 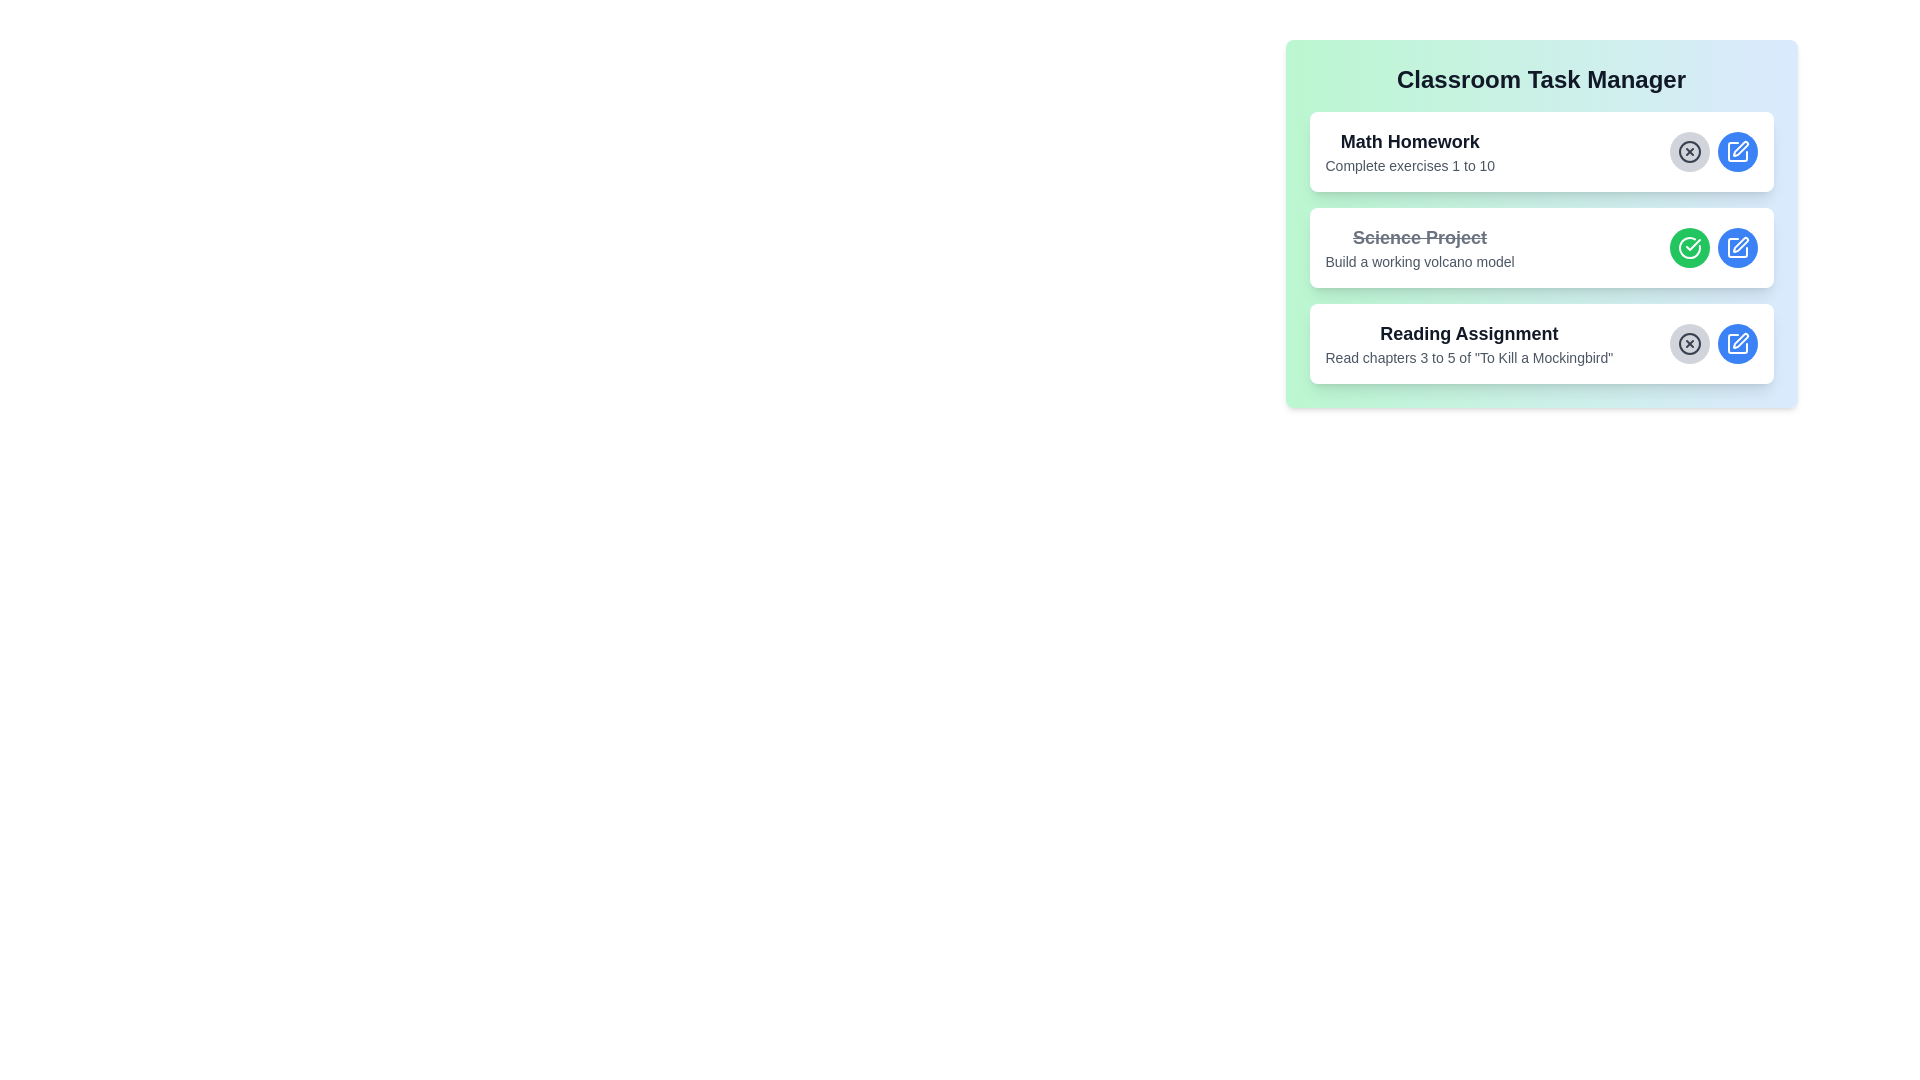 What do you see at coordinates (1736, 342) in the screenshot?
I see `edit button for the task with the title Reading Assignment` at bounding box center [1736, 342].